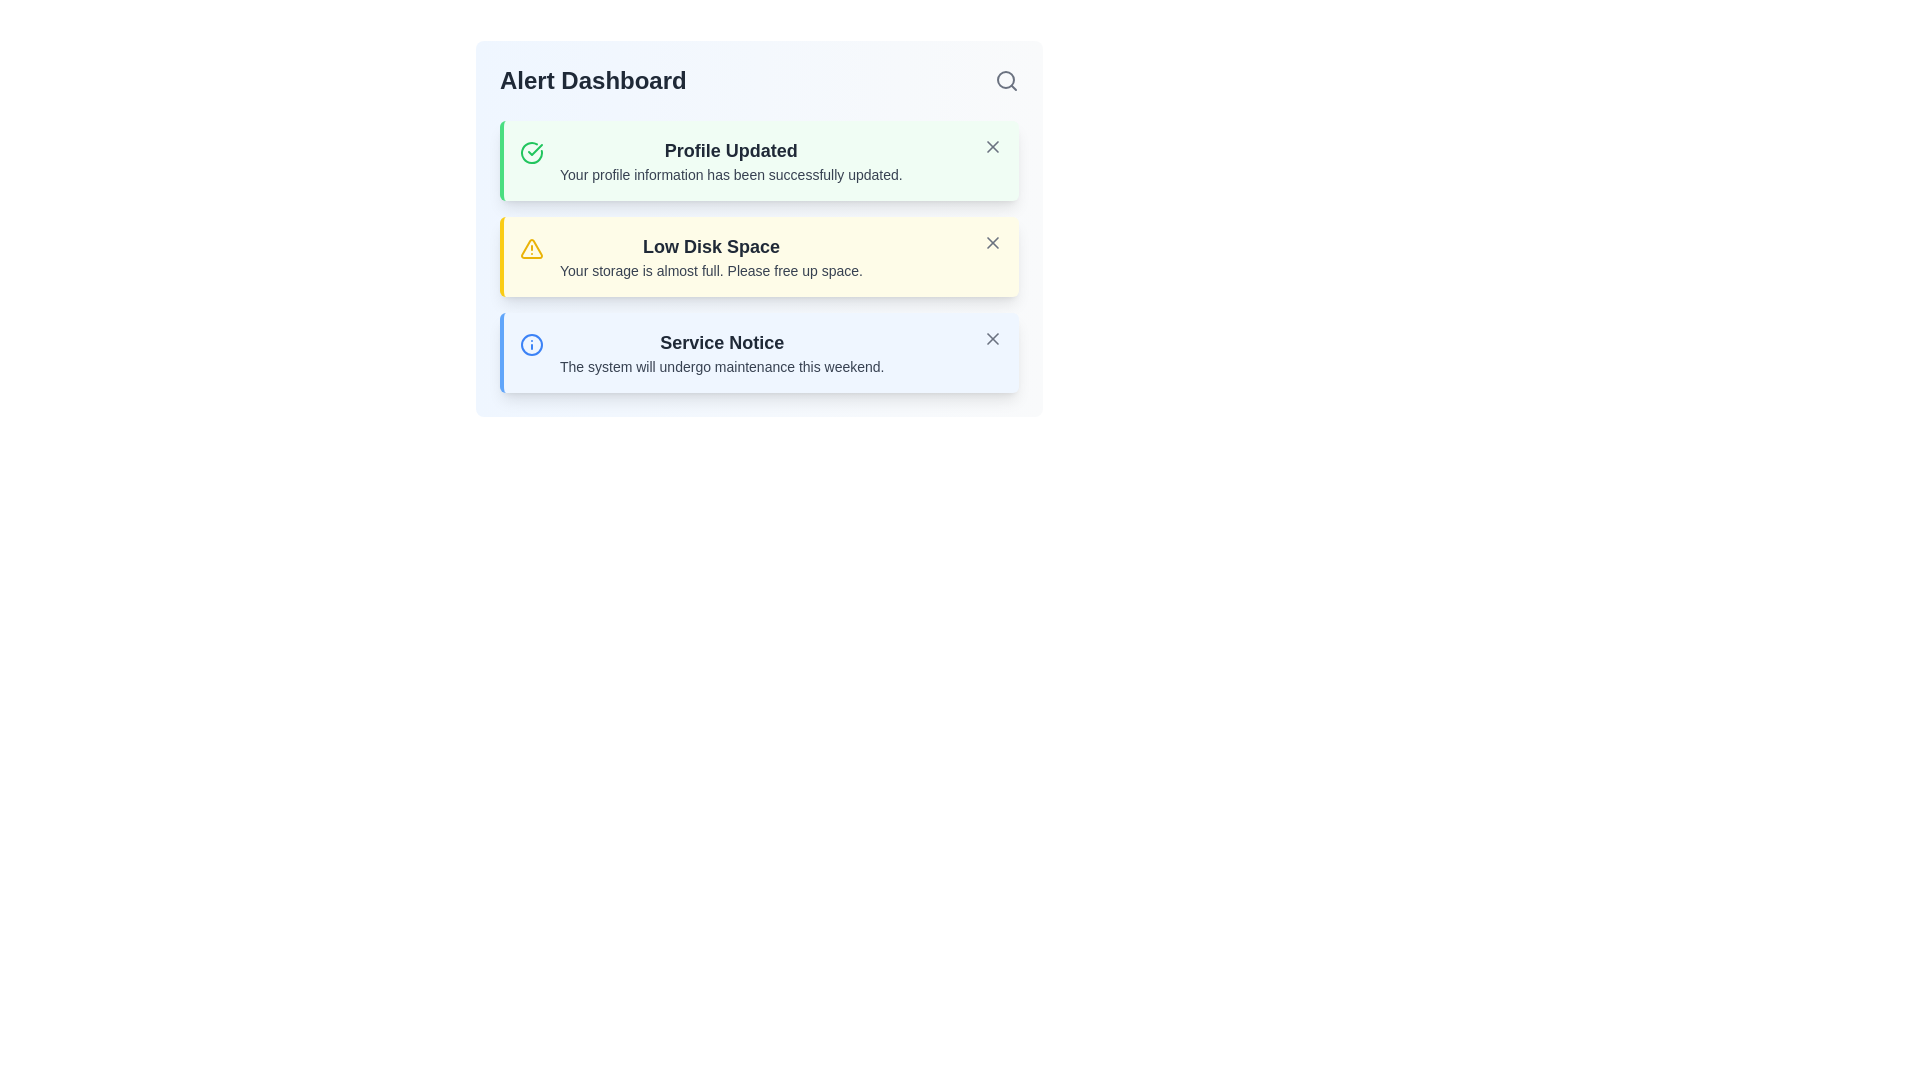 This screenshot has width=1920, height=1080. What do you see at coordinates (993, 145) in the screenshot?
I see `the close button represented by an 'X' icon in the upper-right corner of the 'Profile Updated' notification area` at bounding box center [993, 145].